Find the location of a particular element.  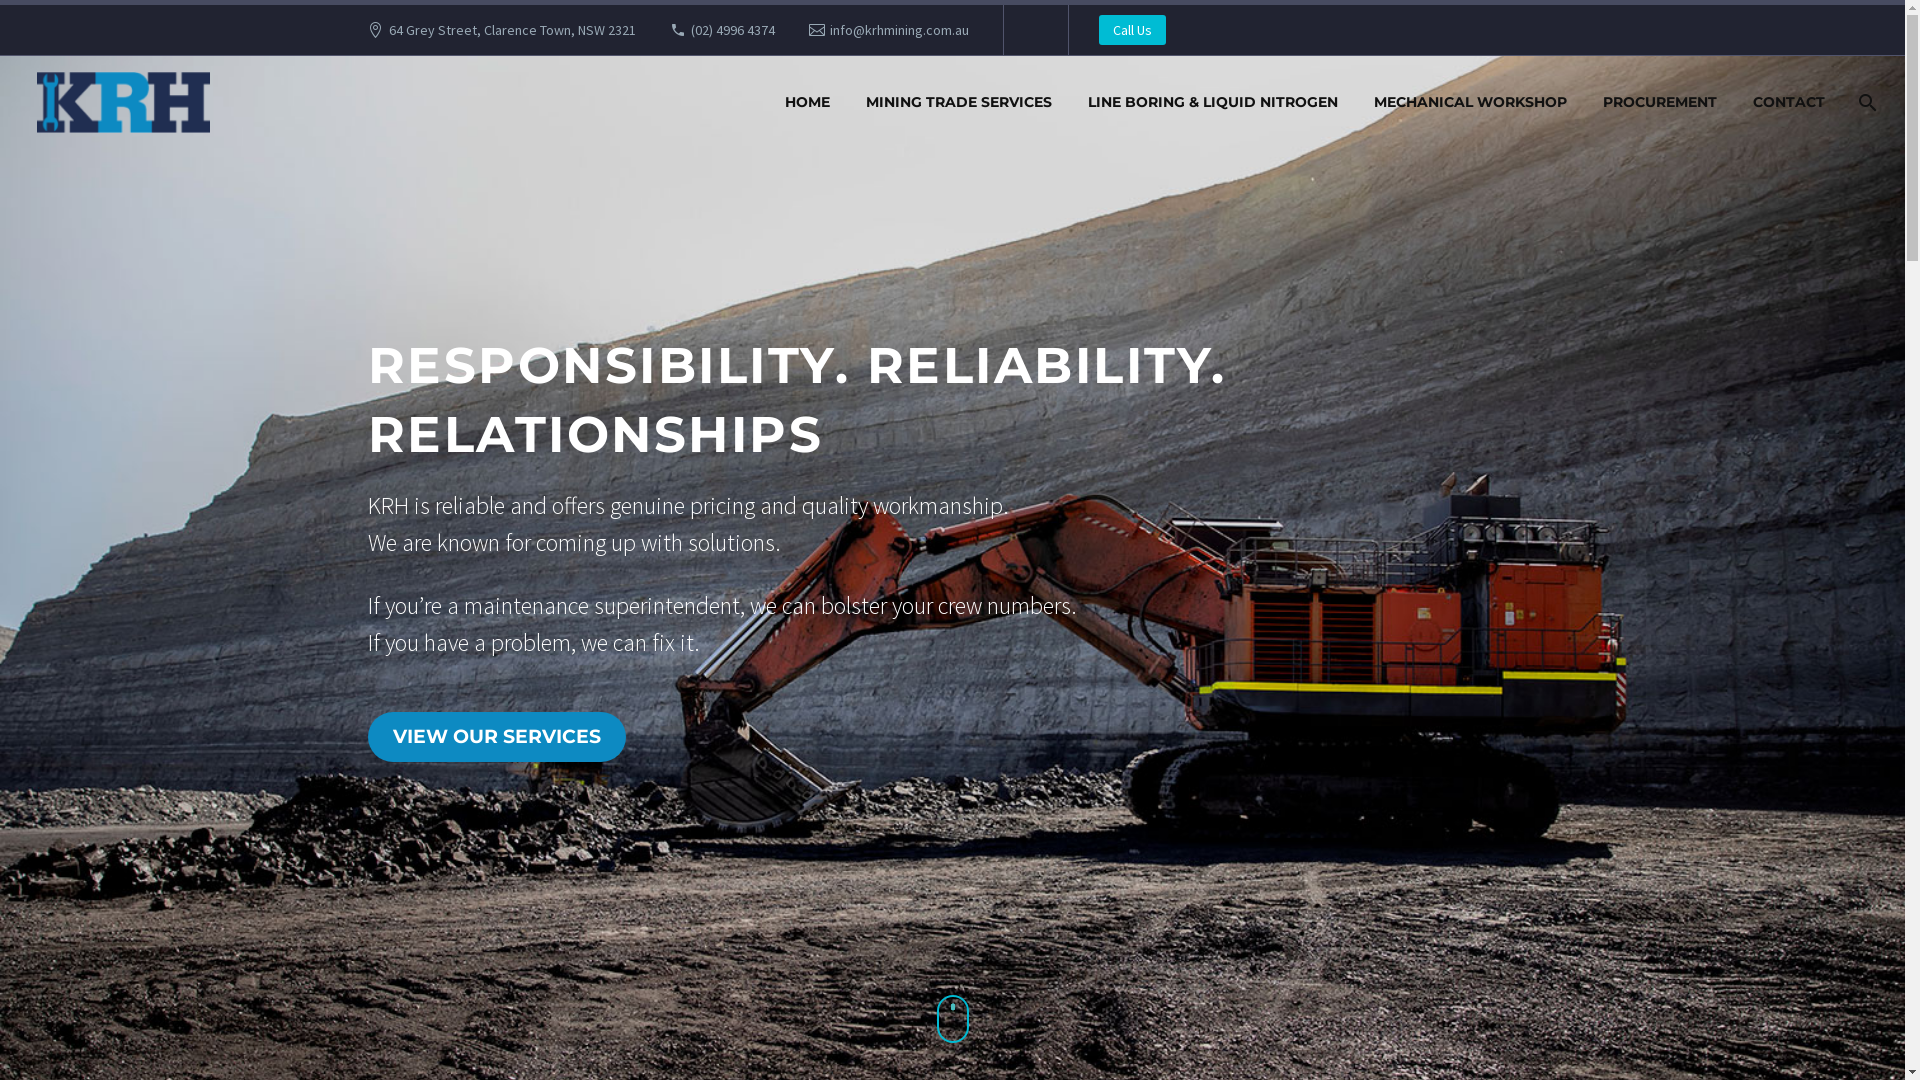

'PROCUREMENT' is located at coordinates (1660, 102).